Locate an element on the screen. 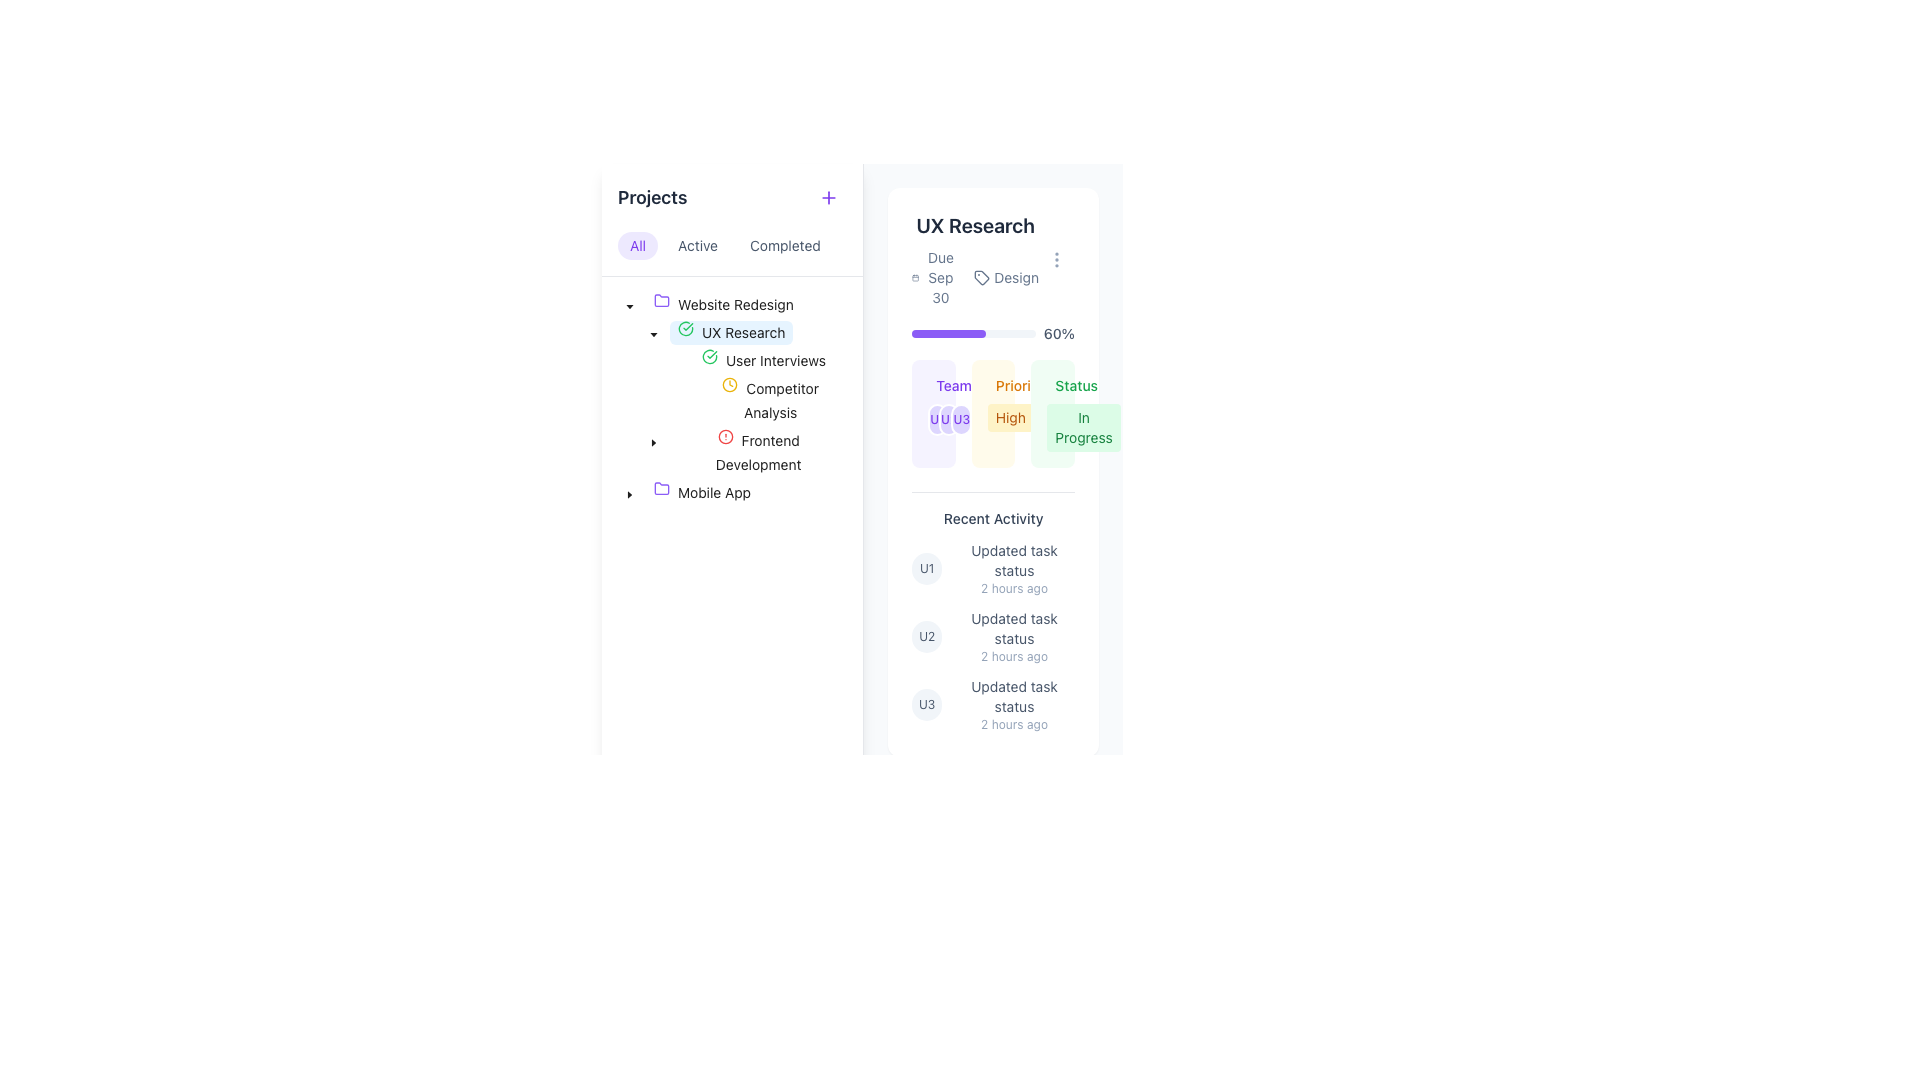 This screenshot has width=1920, height=1080. the second text entry in the 'Recent Activity' section of the 'UX Research' panel, which displays a log entry of a task's status update with its timestamp is located at coordinates (1014, 636).